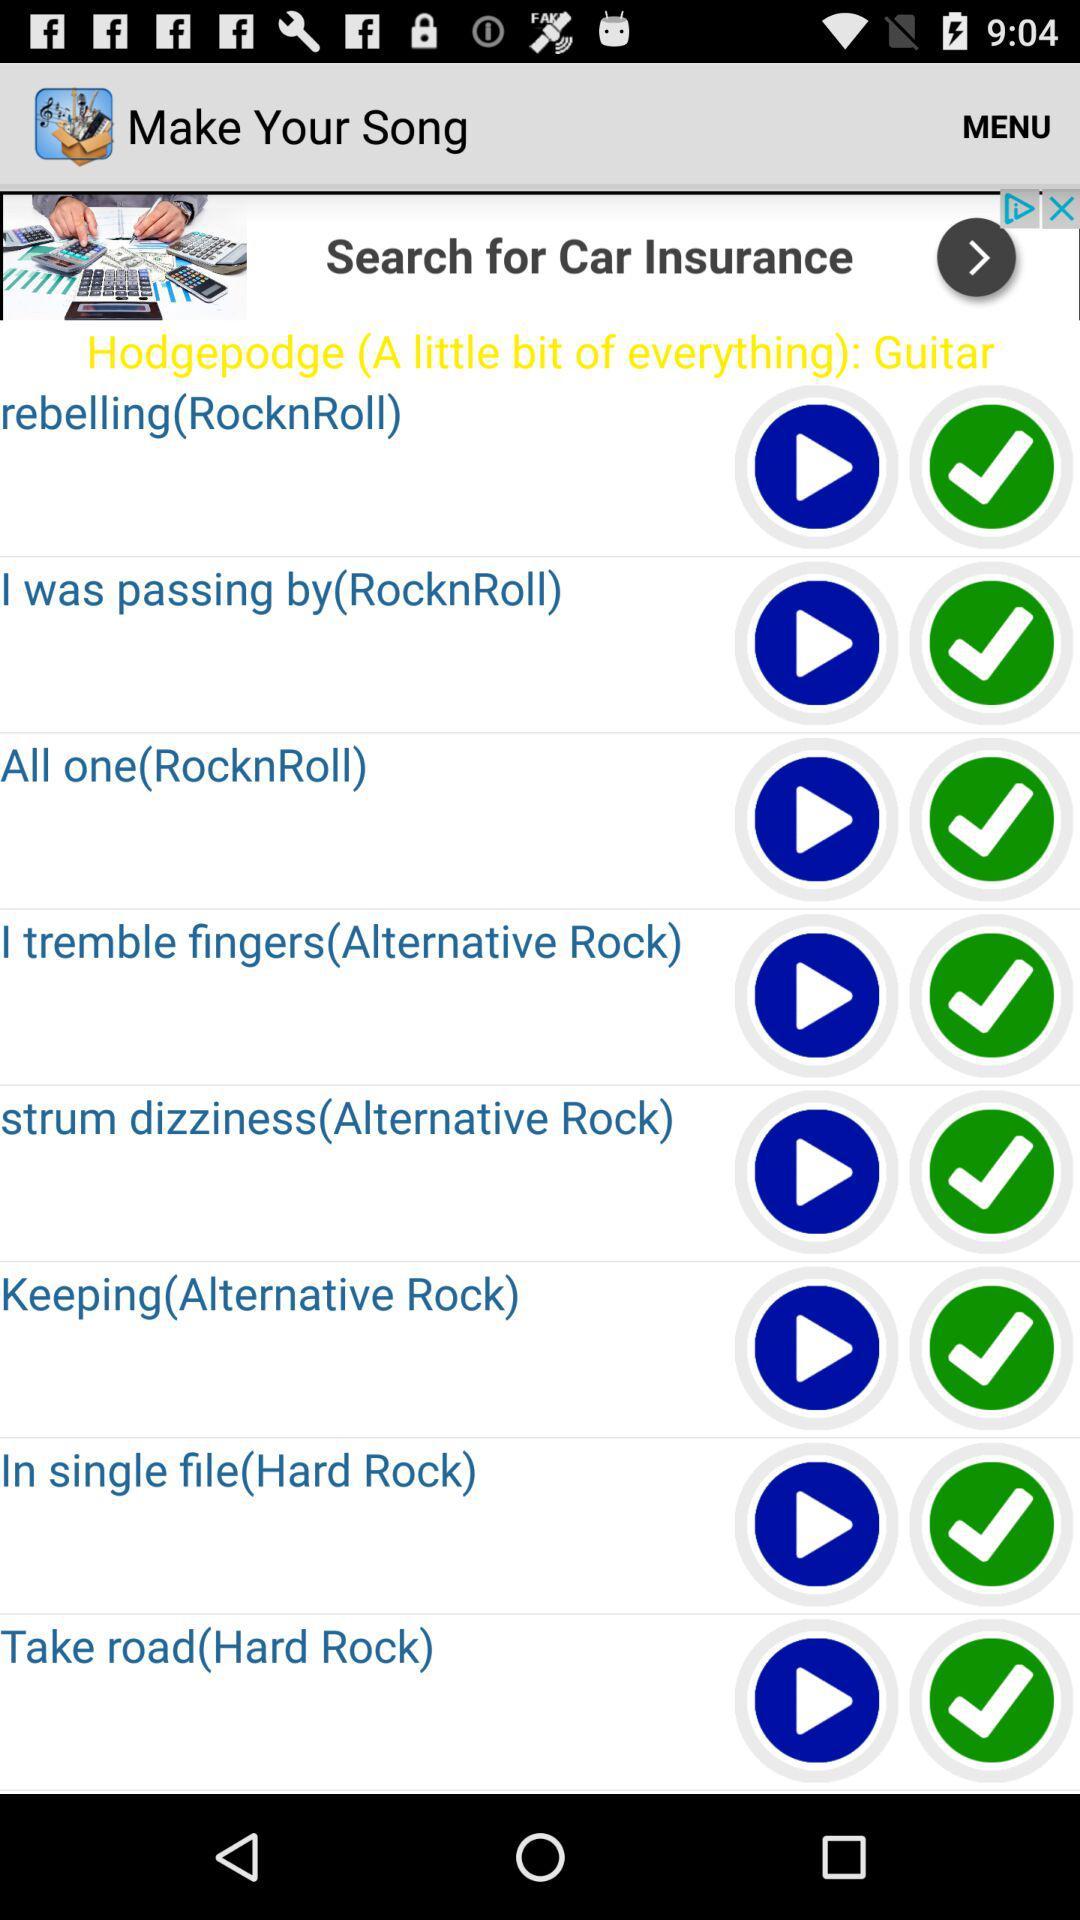  I want to click on button, so click(817, 644).